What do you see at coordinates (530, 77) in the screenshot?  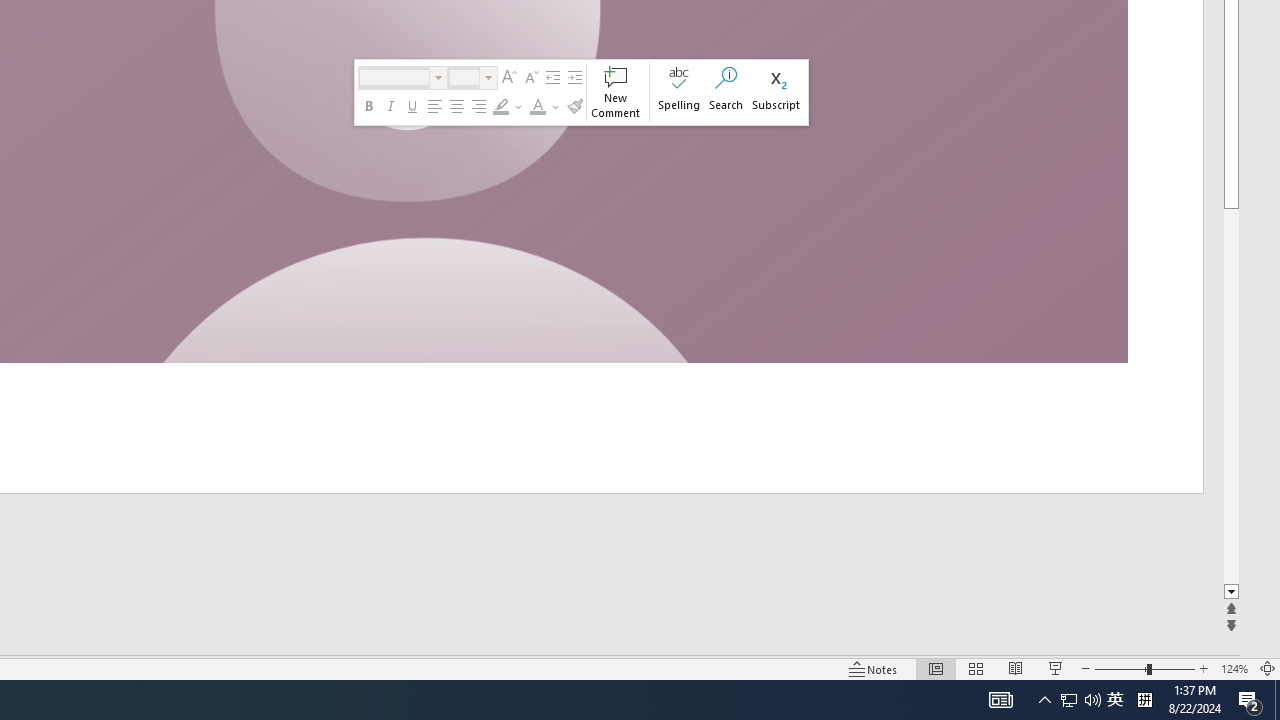 I see `'Decrease Font Size'` at bounding box center [530, 77].